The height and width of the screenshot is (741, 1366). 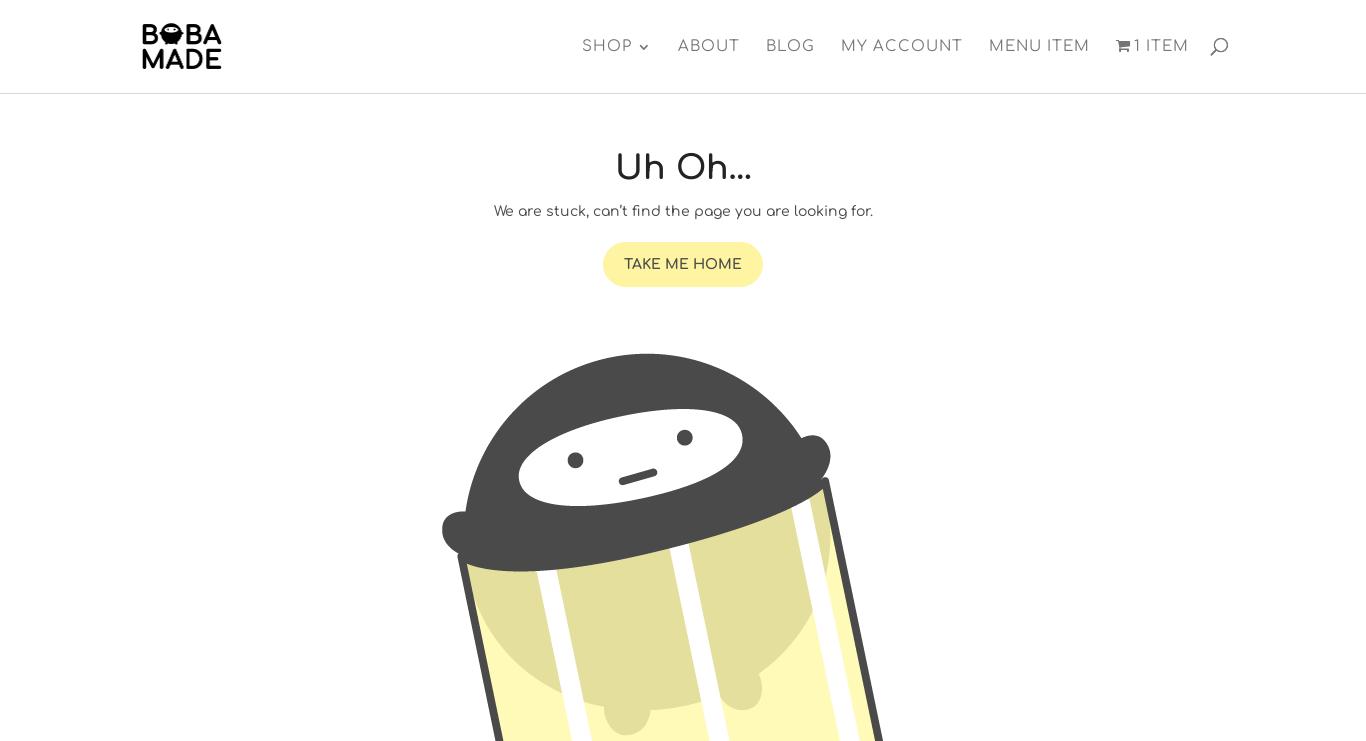 What do you see at coordinates (604, 114) in the screenshot?
I see `'Bags'` at bounding box center [604, 114].